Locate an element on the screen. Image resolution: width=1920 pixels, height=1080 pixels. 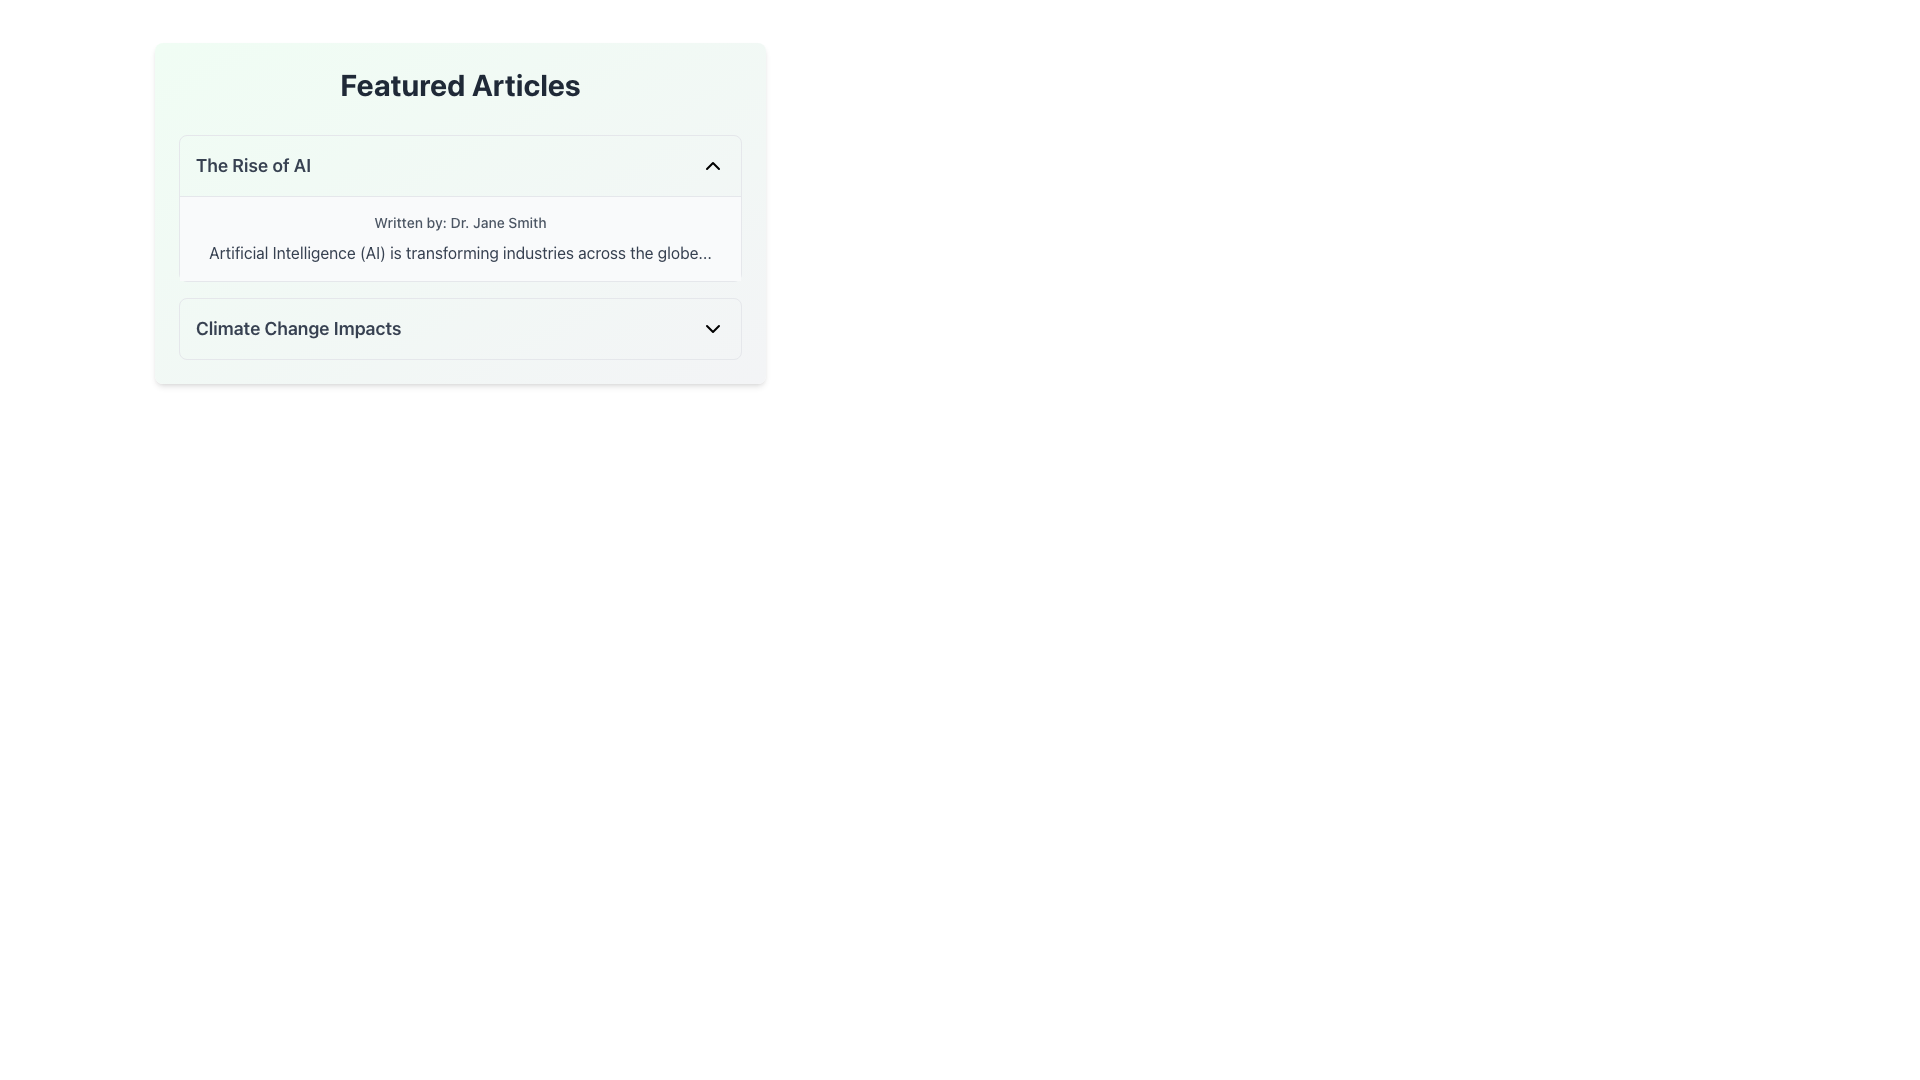
the text block containing the content 'Artificial Intelligence (AI) is transforming industries across the globe...' styled in gray color, located under the article title 'The Rise of AI' and the sub-section 'Written by: Dr. Jane Smith' is located at coordinates (459, 252).